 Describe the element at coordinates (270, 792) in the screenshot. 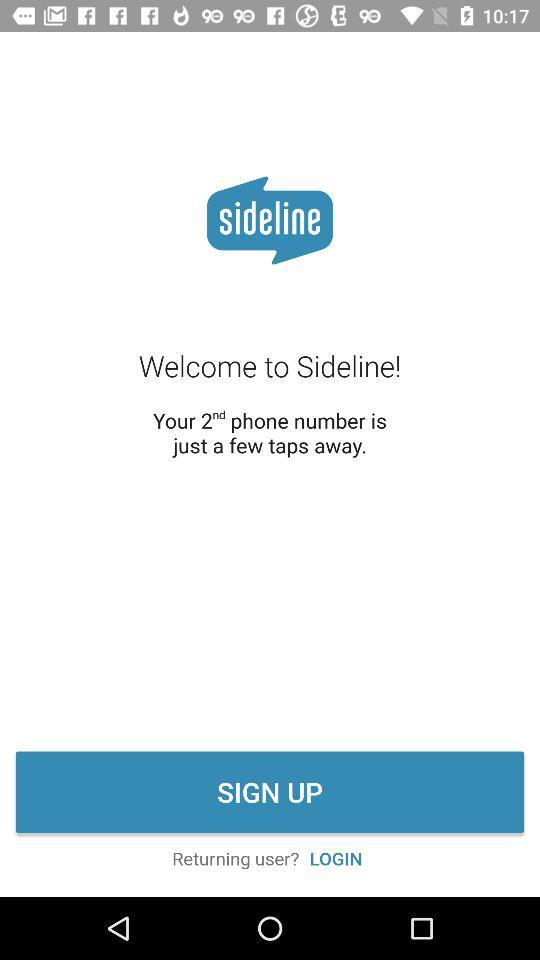

I see `item above login icon` at that location.